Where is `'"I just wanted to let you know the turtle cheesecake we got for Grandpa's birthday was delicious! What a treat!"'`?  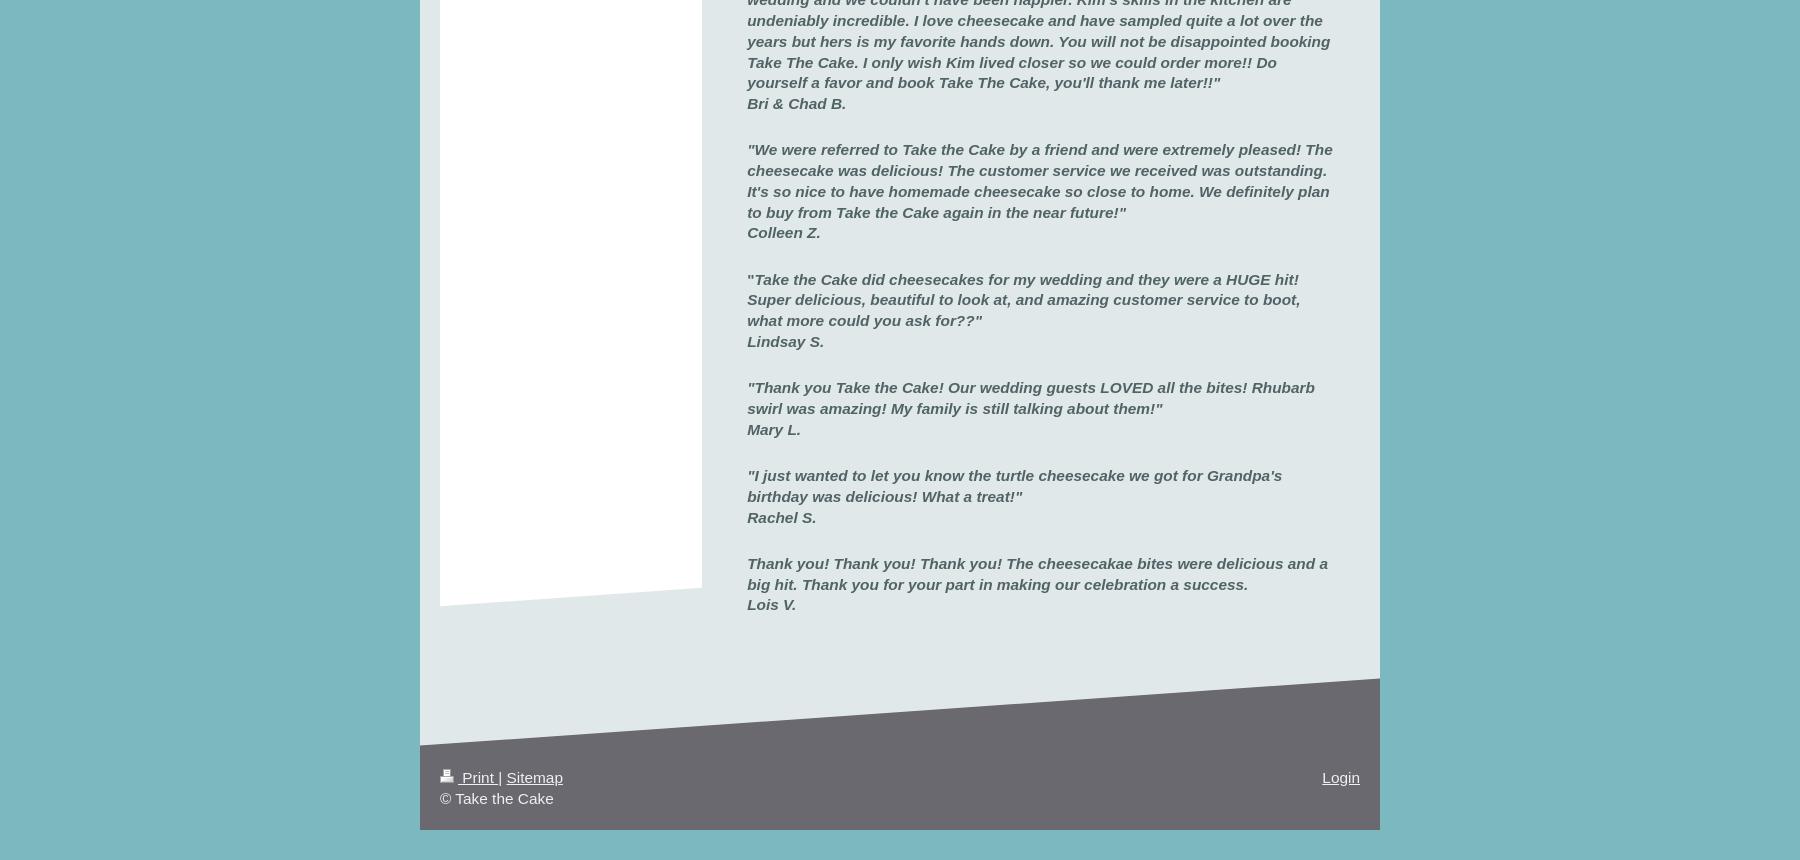
'"I just wanted to let you know the turtle cheesecake we got for Grandpa's birthday was delicious! What a treat!"' is located at coordinates (1014, 484).